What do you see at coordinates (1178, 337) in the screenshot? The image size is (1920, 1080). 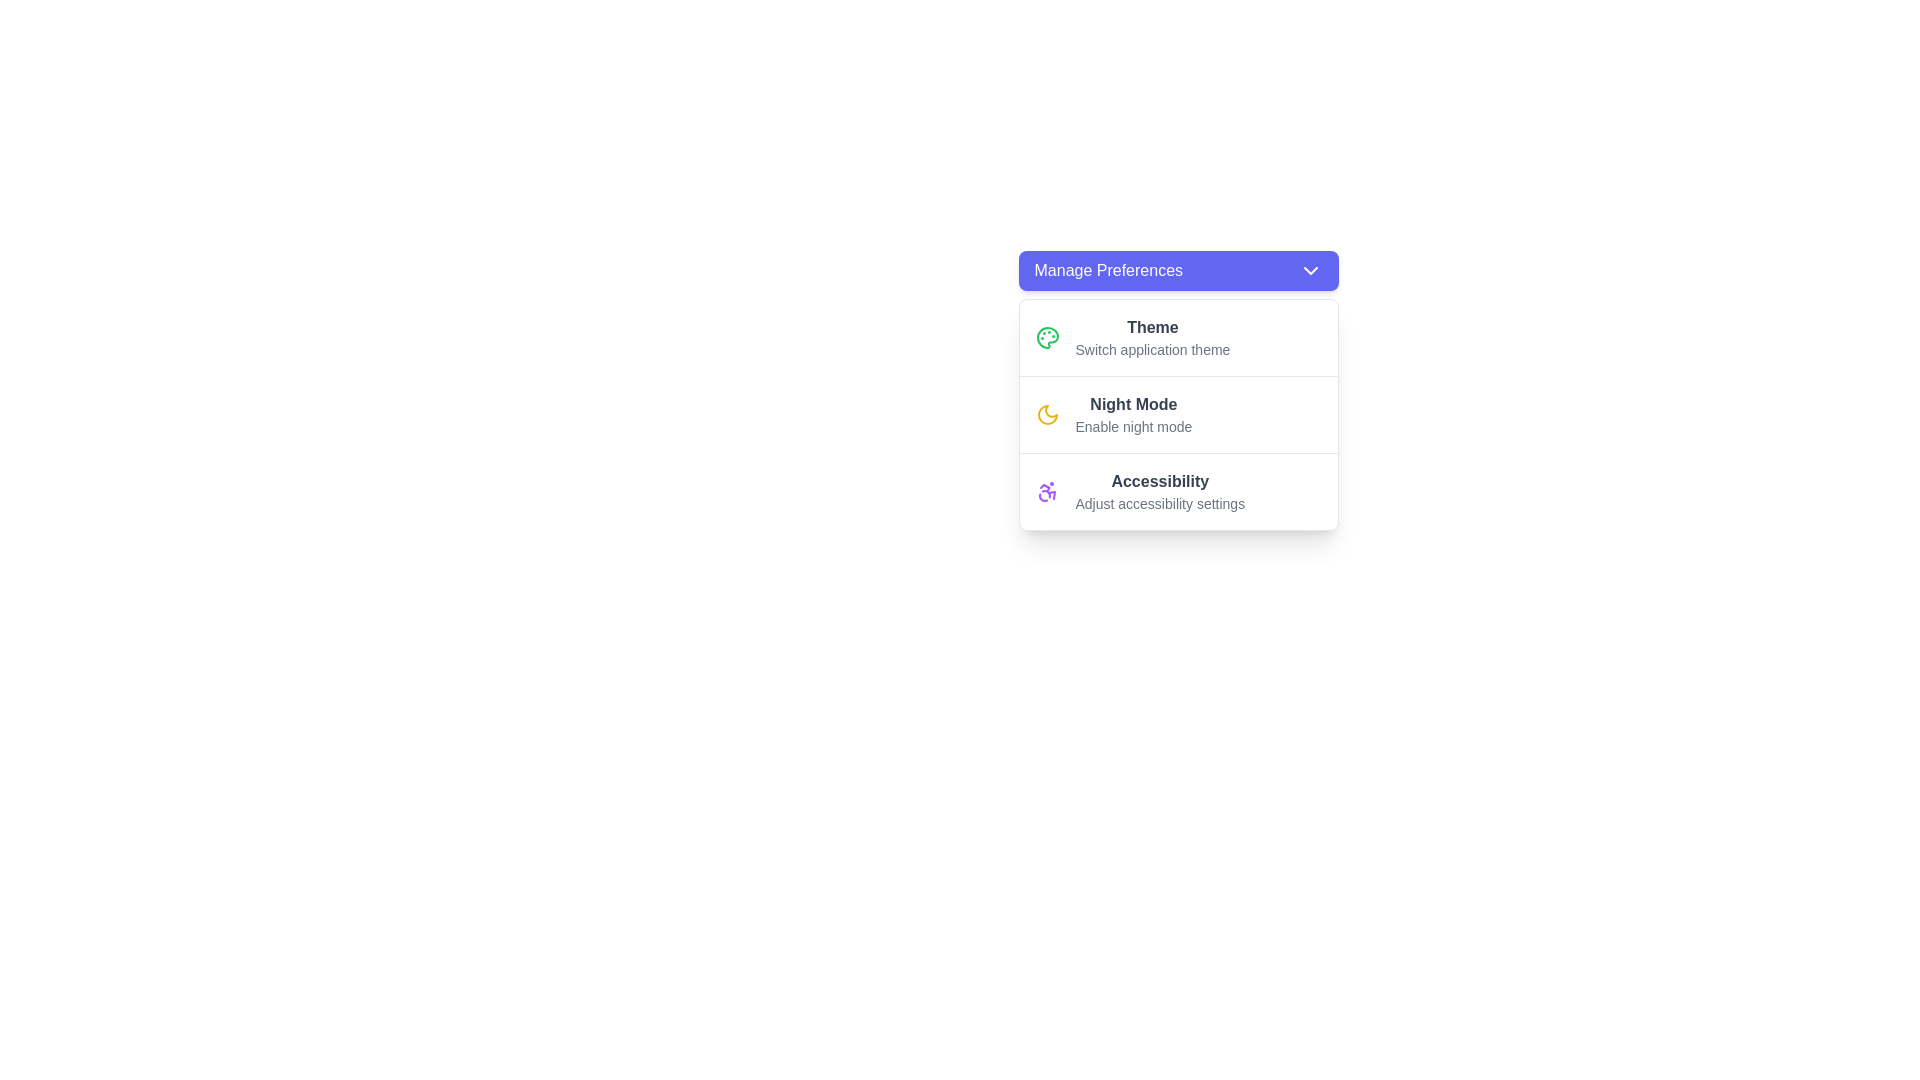 I see `the first row menu item labeled 'Theme' with a green palette icon` at bounding box center [1178, 337].